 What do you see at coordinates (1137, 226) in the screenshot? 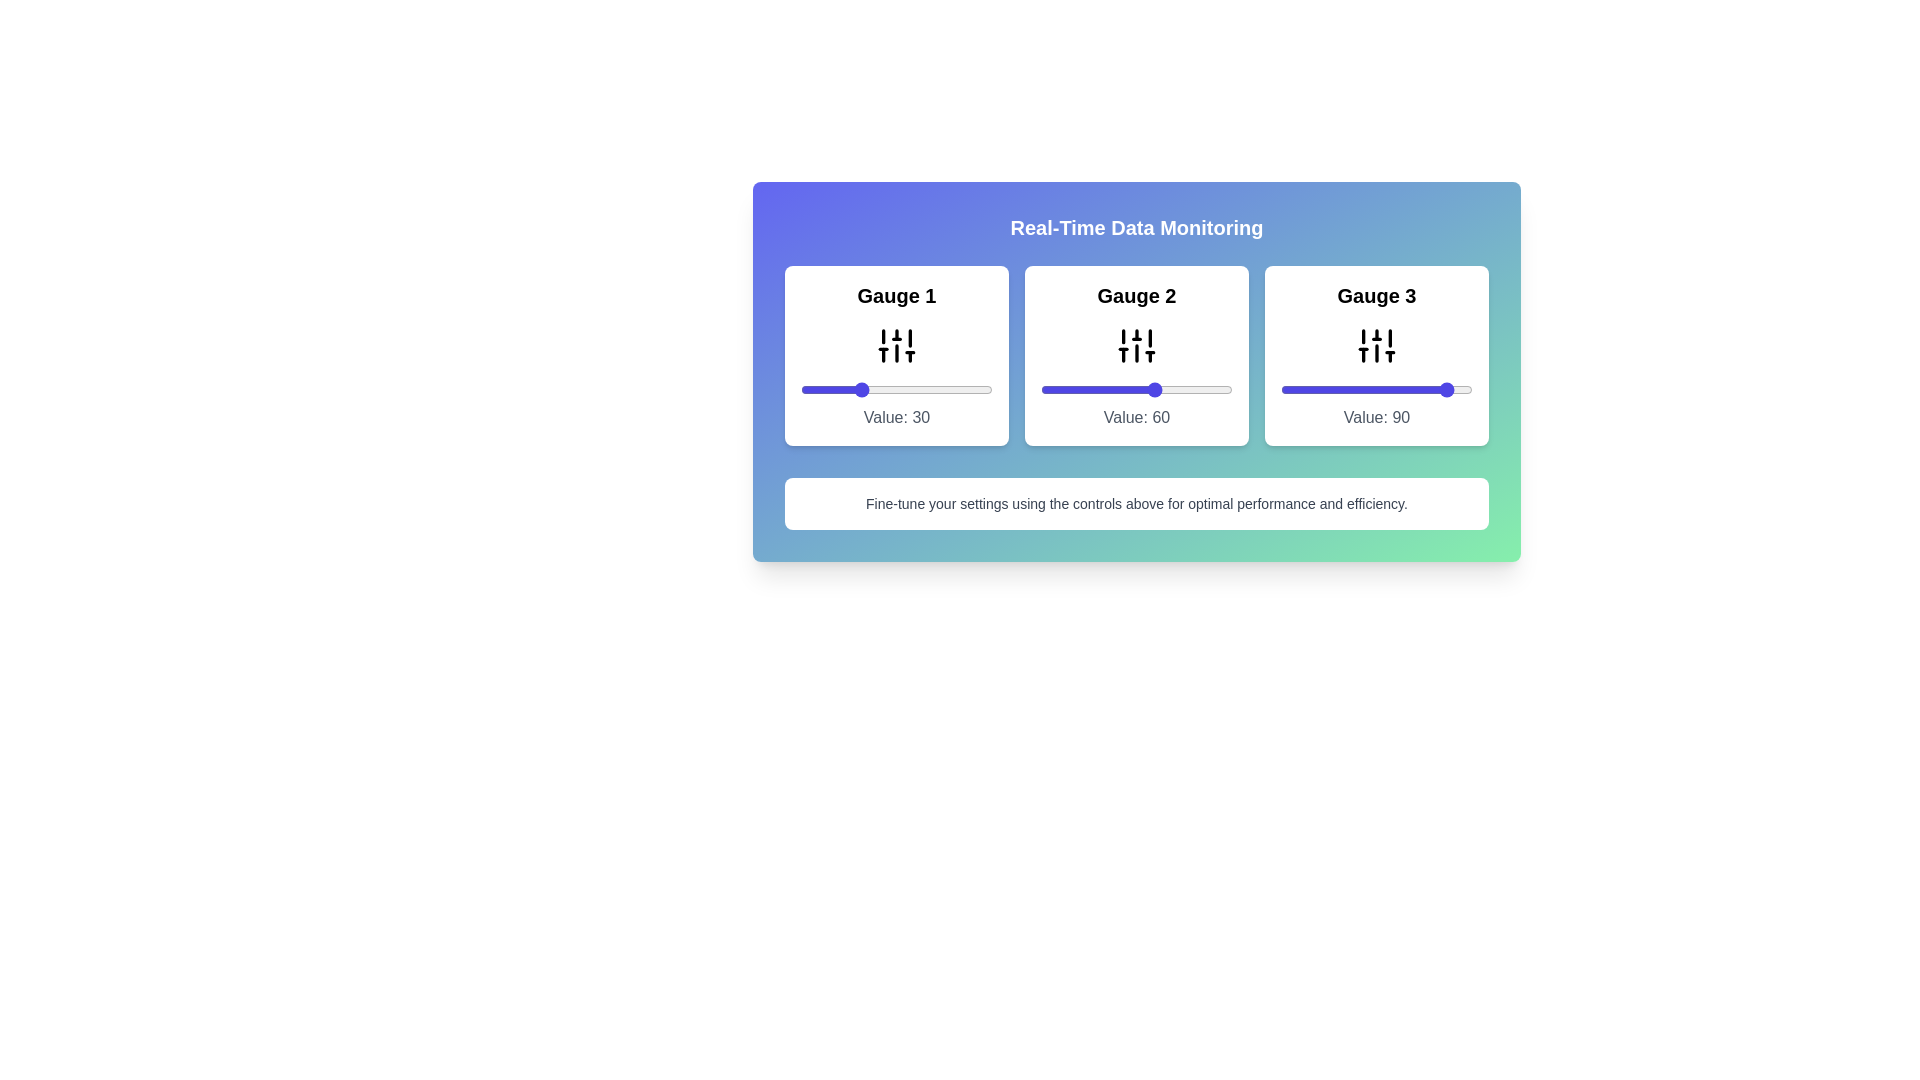
I see `the bold, centered header displaying 'Real-Time Data Monitoring' in white, located at the top section of the interface` at bounding box center [1137, 226].